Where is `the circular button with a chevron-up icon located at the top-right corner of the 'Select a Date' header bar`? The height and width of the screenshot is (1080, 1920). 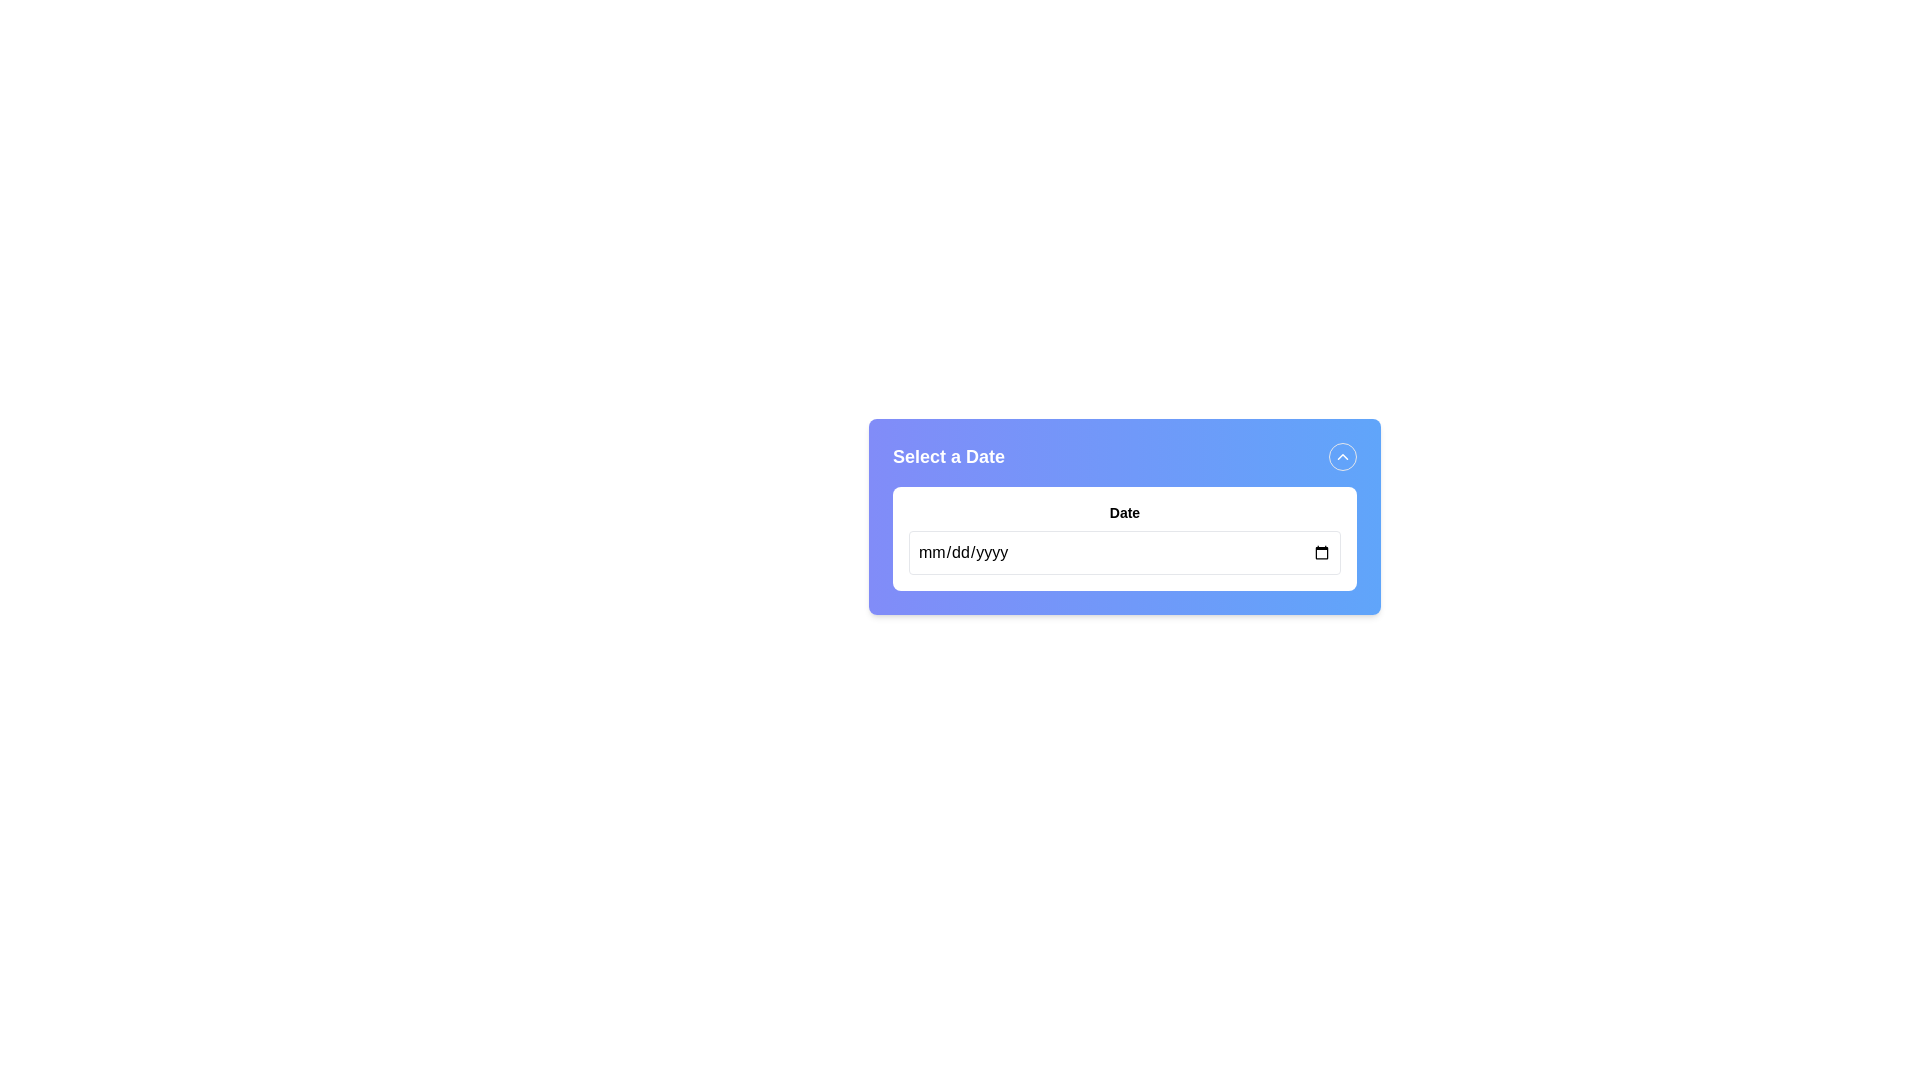
the circular button with a chevron-up icon located at the top-right corner of the 'Select a Date' header bar is located at coordinates (1343, 456).